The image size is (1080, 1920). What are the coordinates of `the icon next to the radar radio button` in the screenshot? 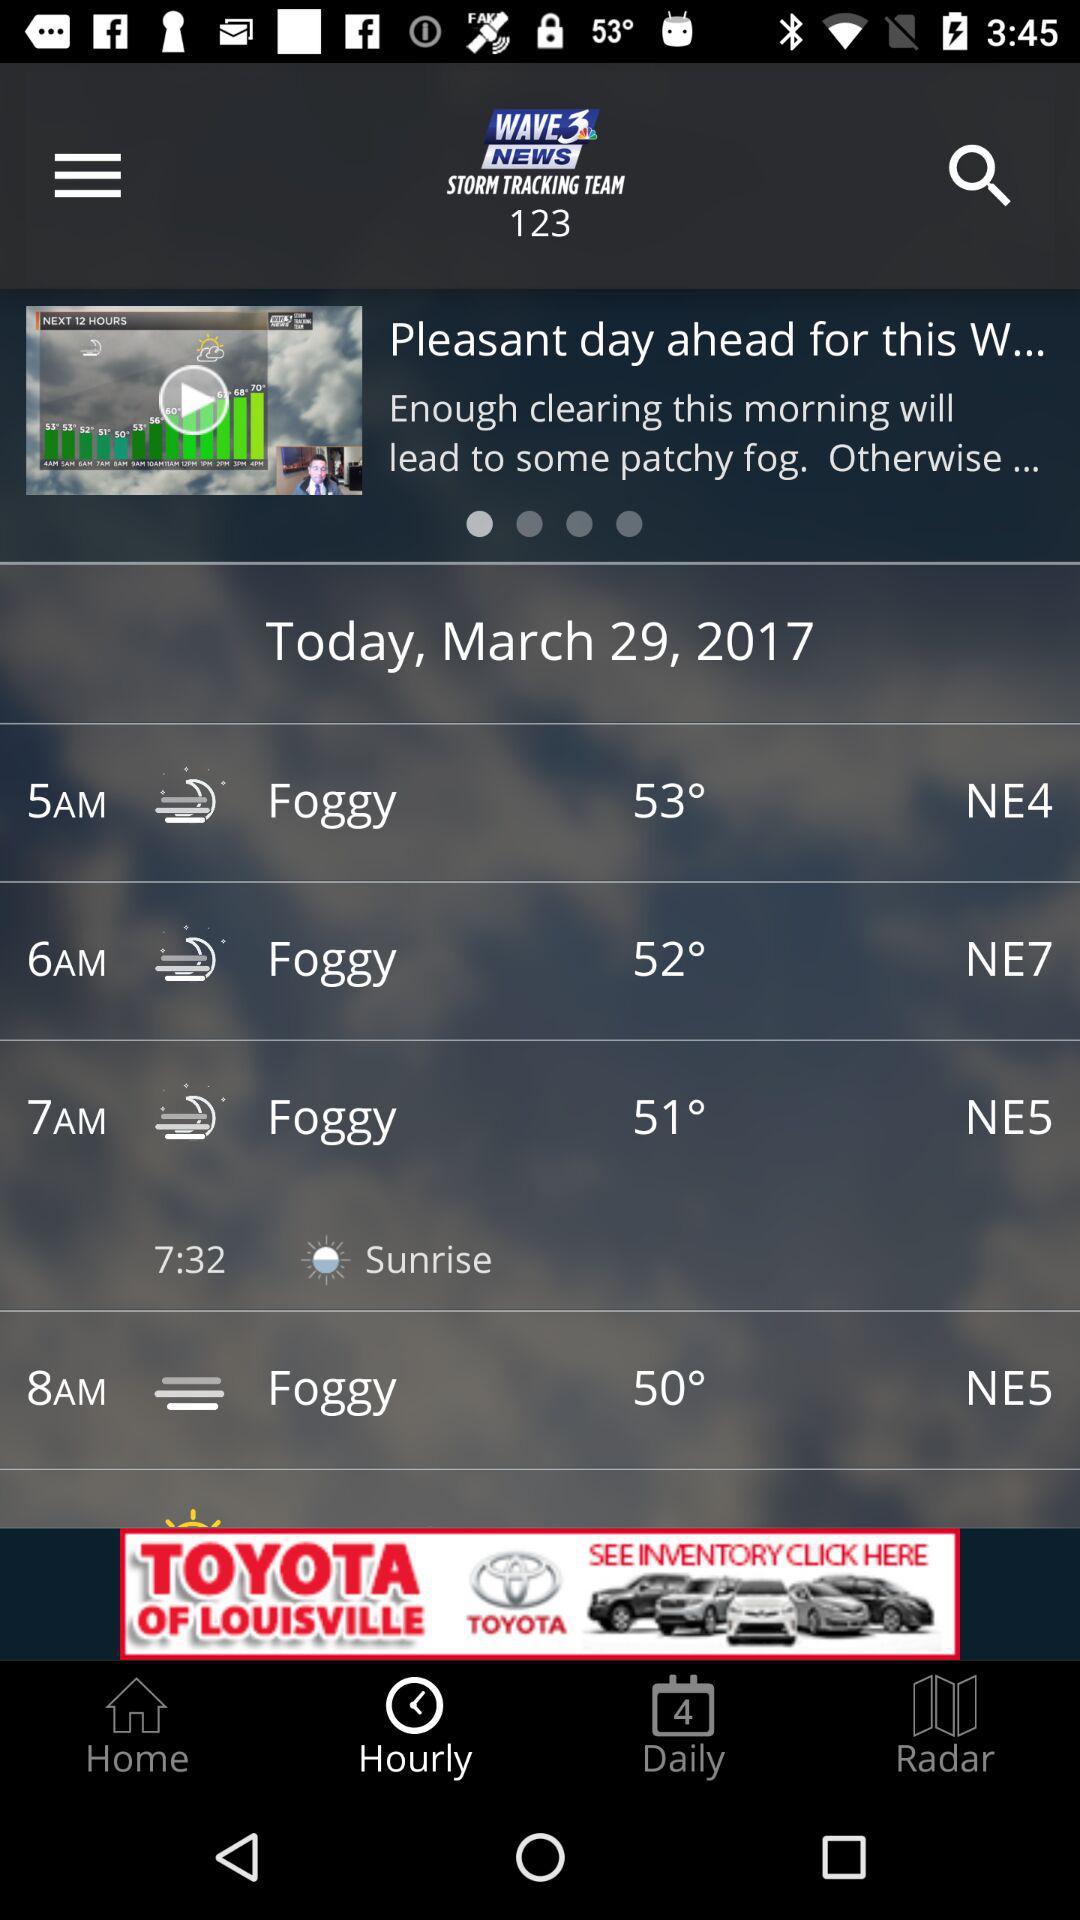 It's located at (682, 1726).